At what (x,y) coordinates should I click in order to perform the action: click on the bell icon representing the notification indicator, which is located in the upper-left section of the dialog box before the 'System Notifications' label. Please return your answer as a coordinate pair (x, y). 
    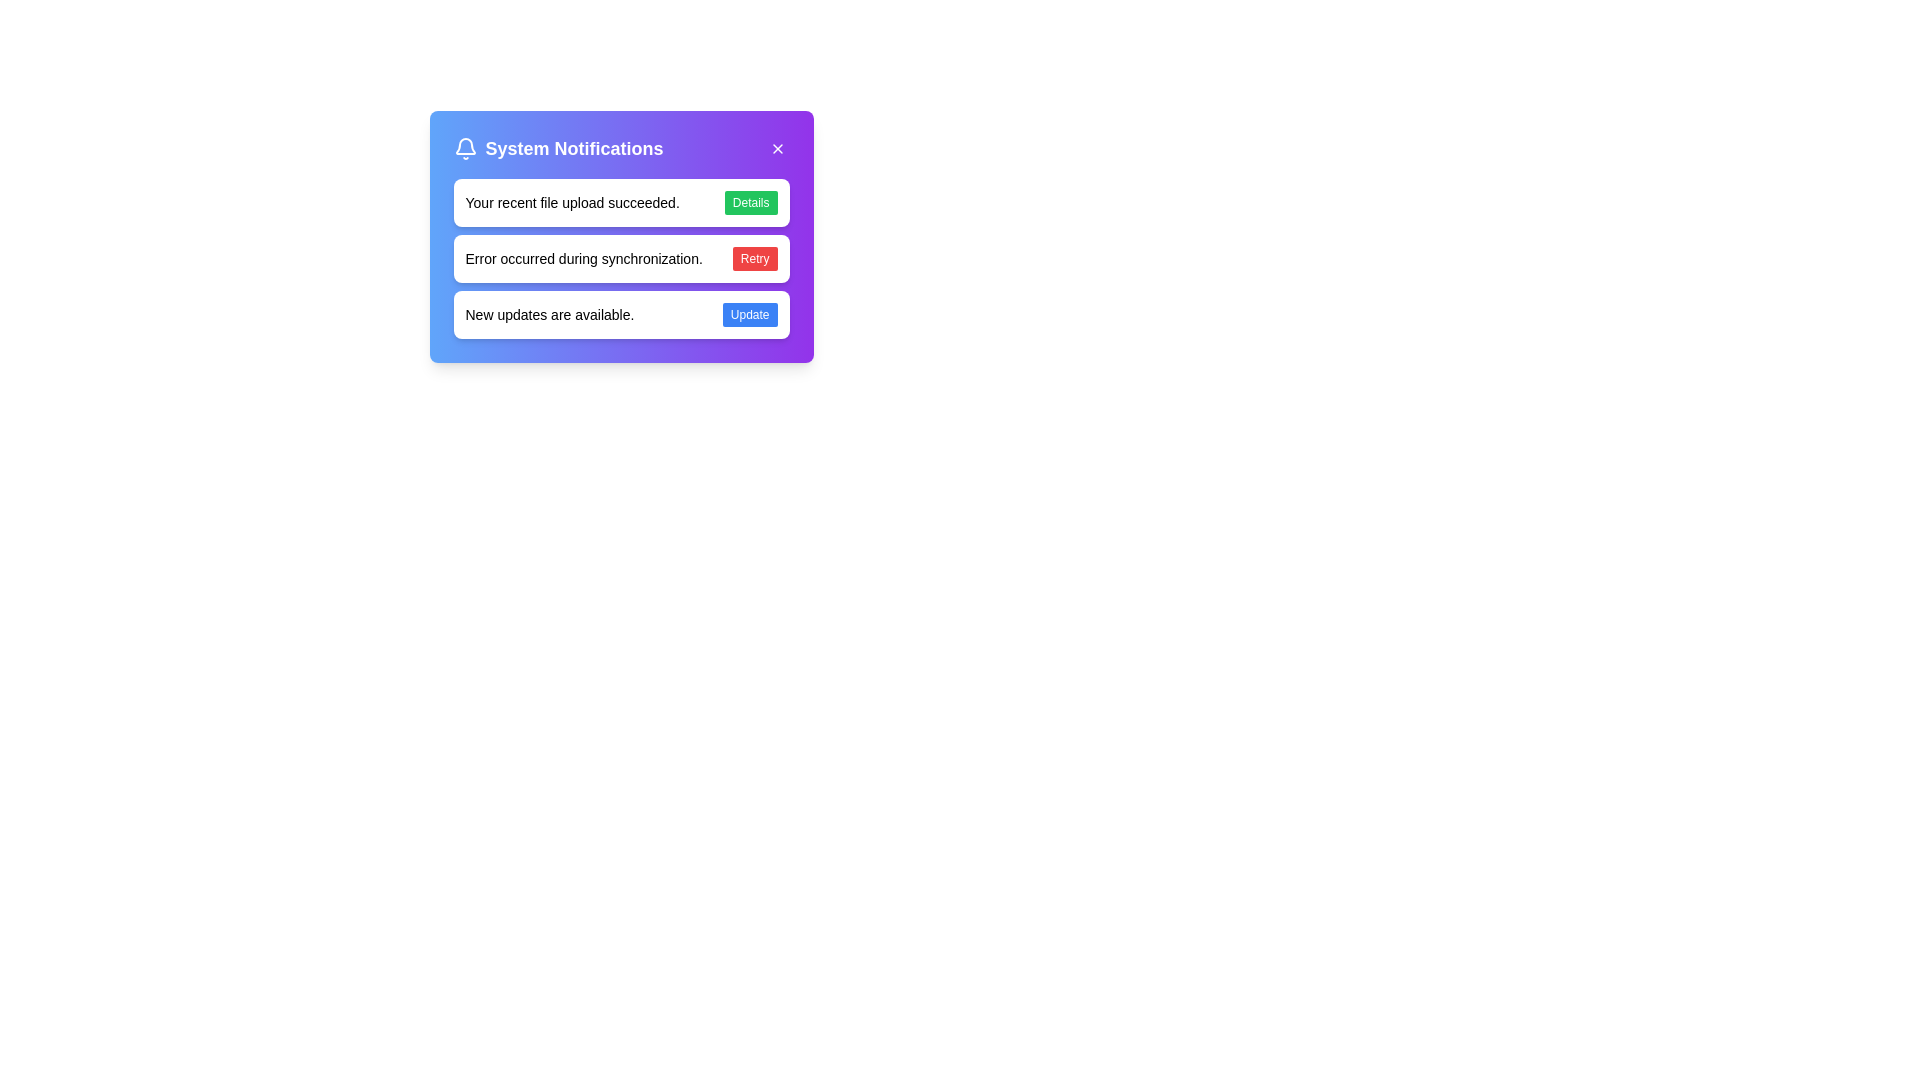
    Looking at the image, I should click on (464, 148).